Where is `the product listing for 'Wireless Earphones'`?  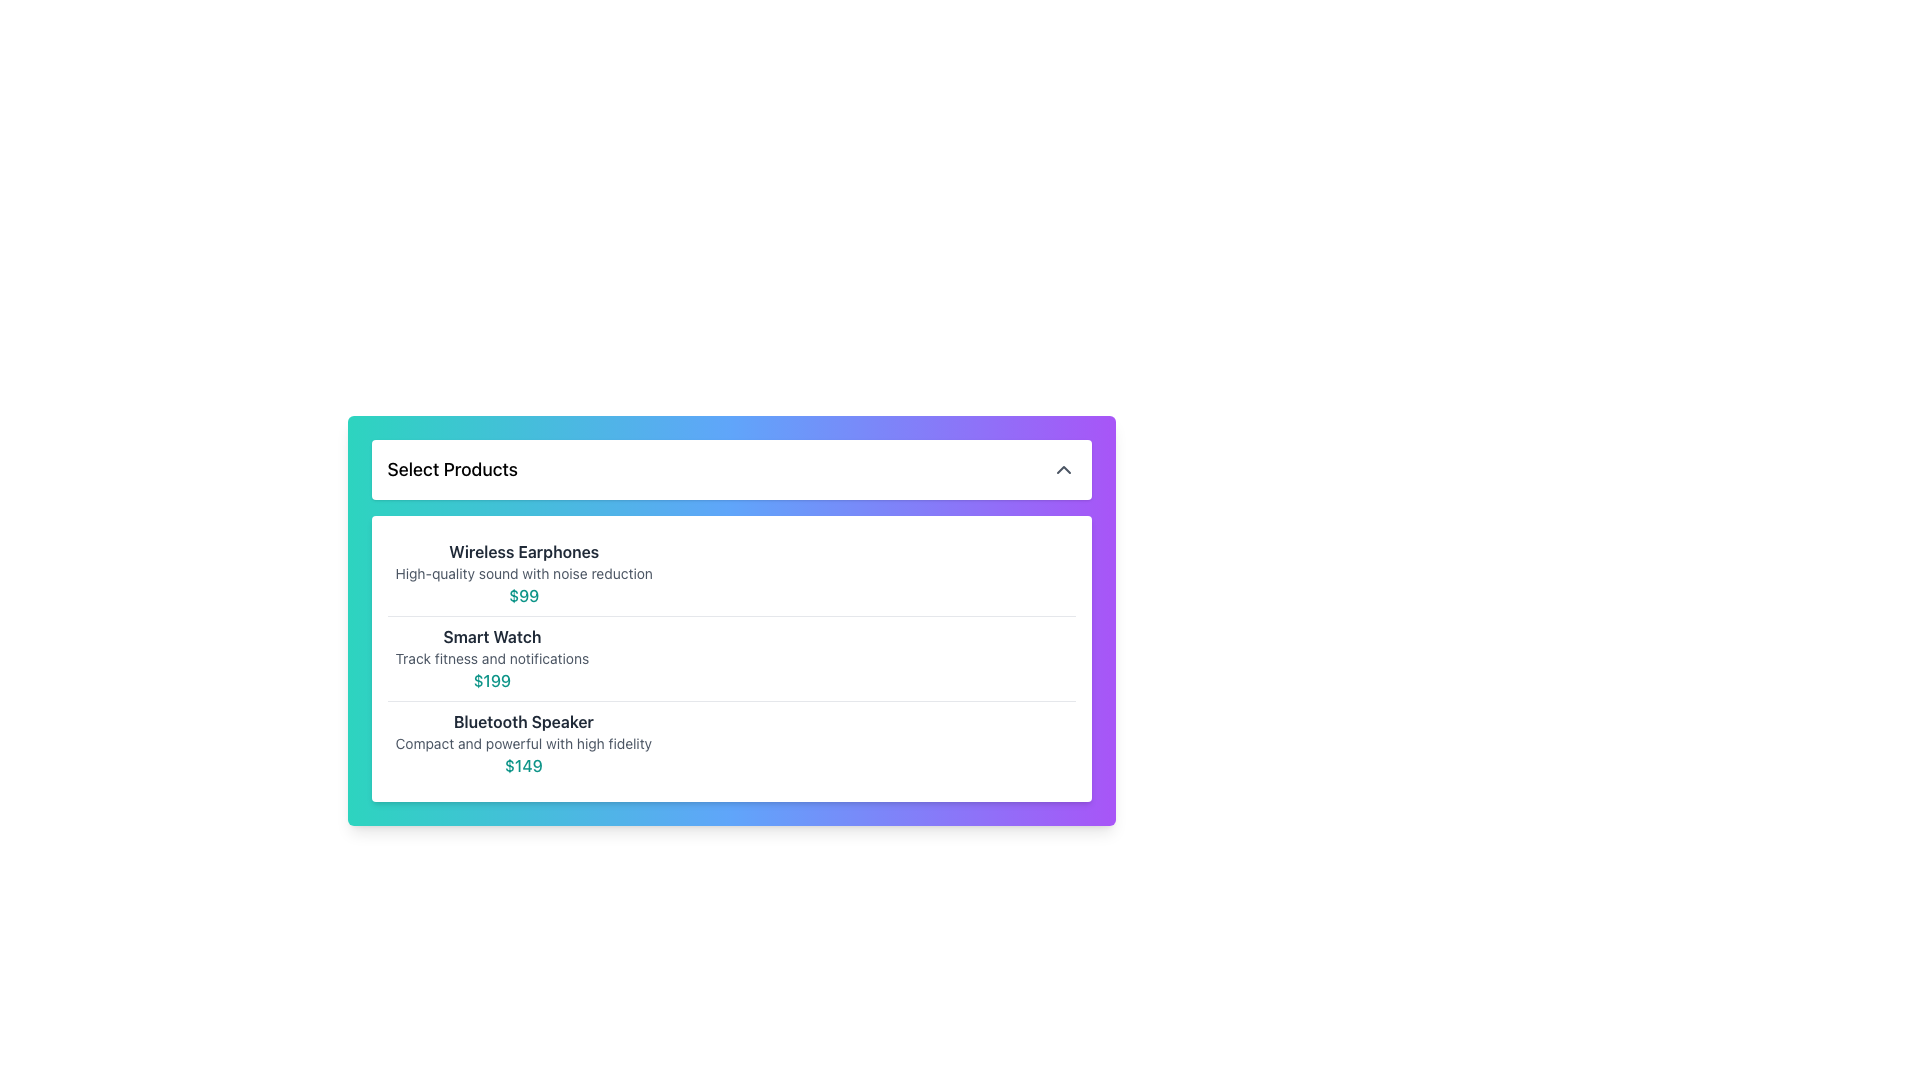 the product listing for 'Wireless Earphones' is located at coordinates (524, 574).